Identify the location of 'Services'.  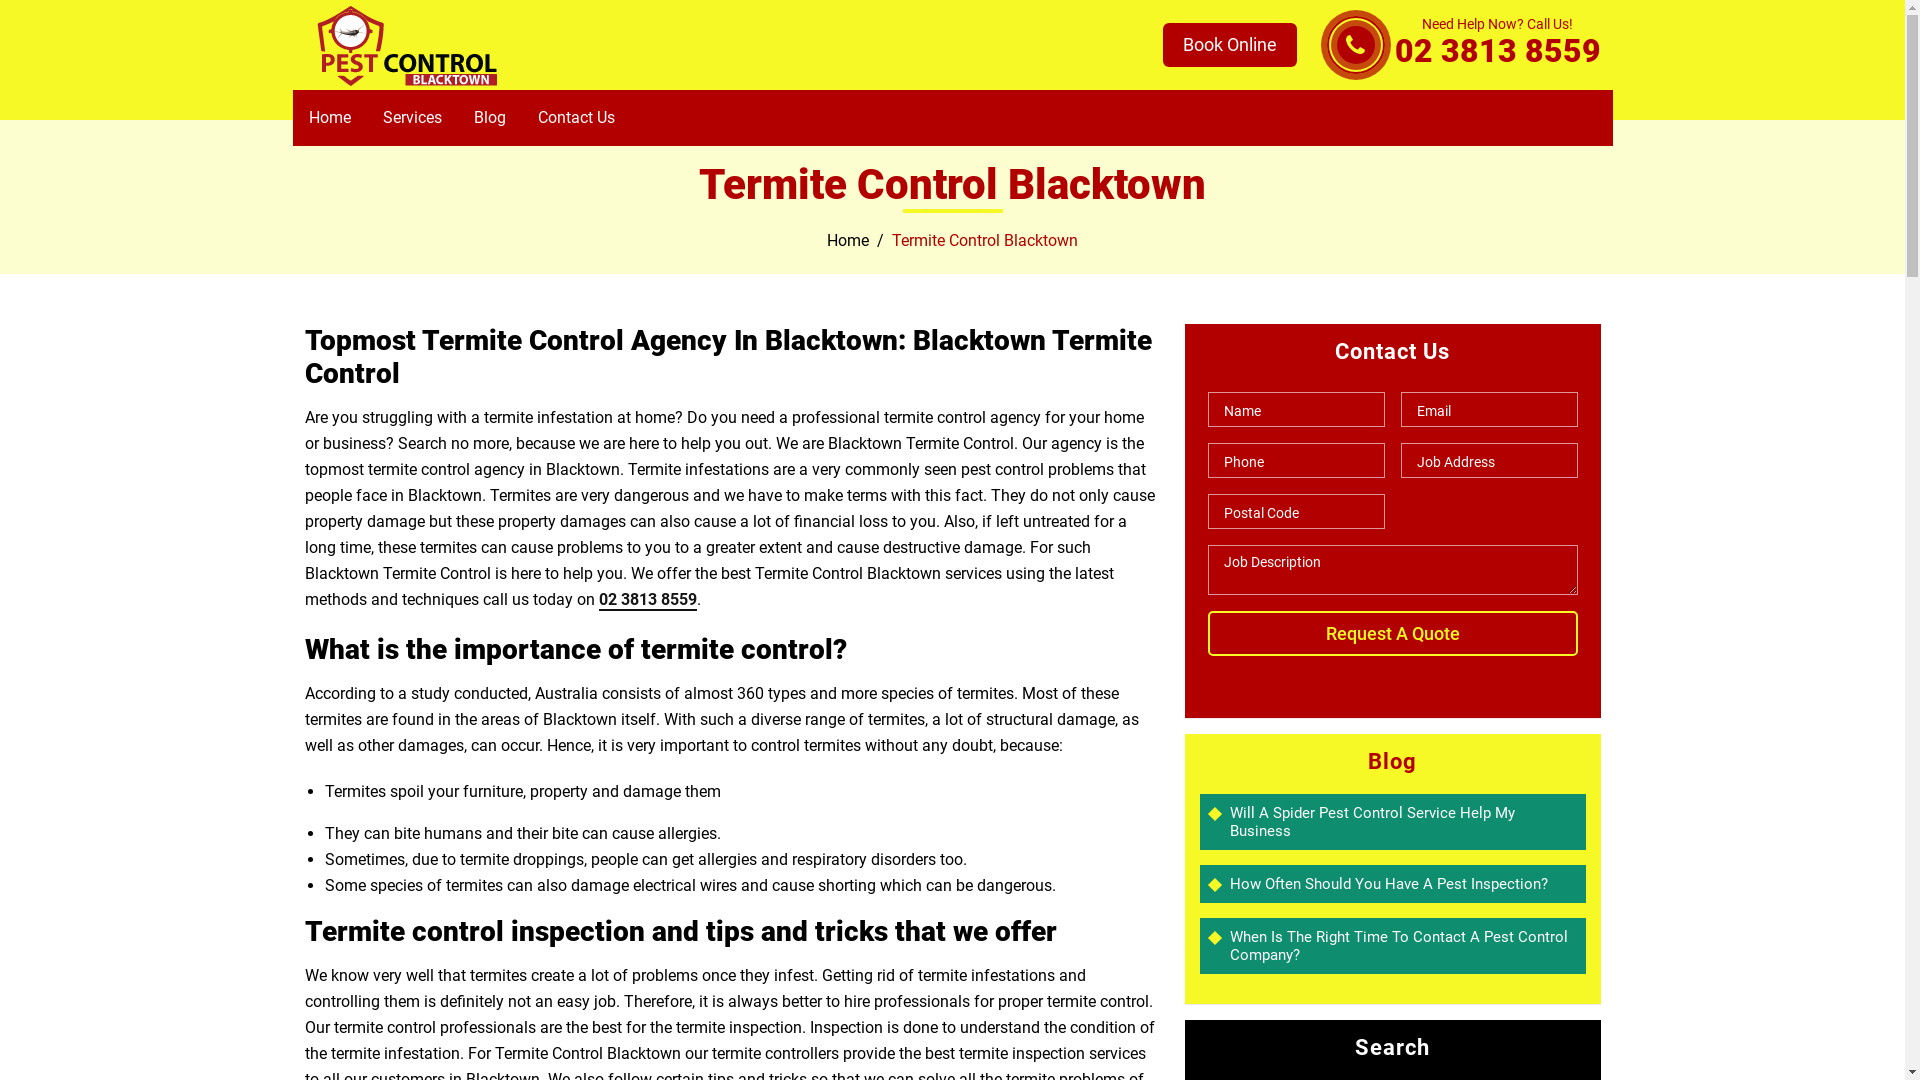
(411, 118).